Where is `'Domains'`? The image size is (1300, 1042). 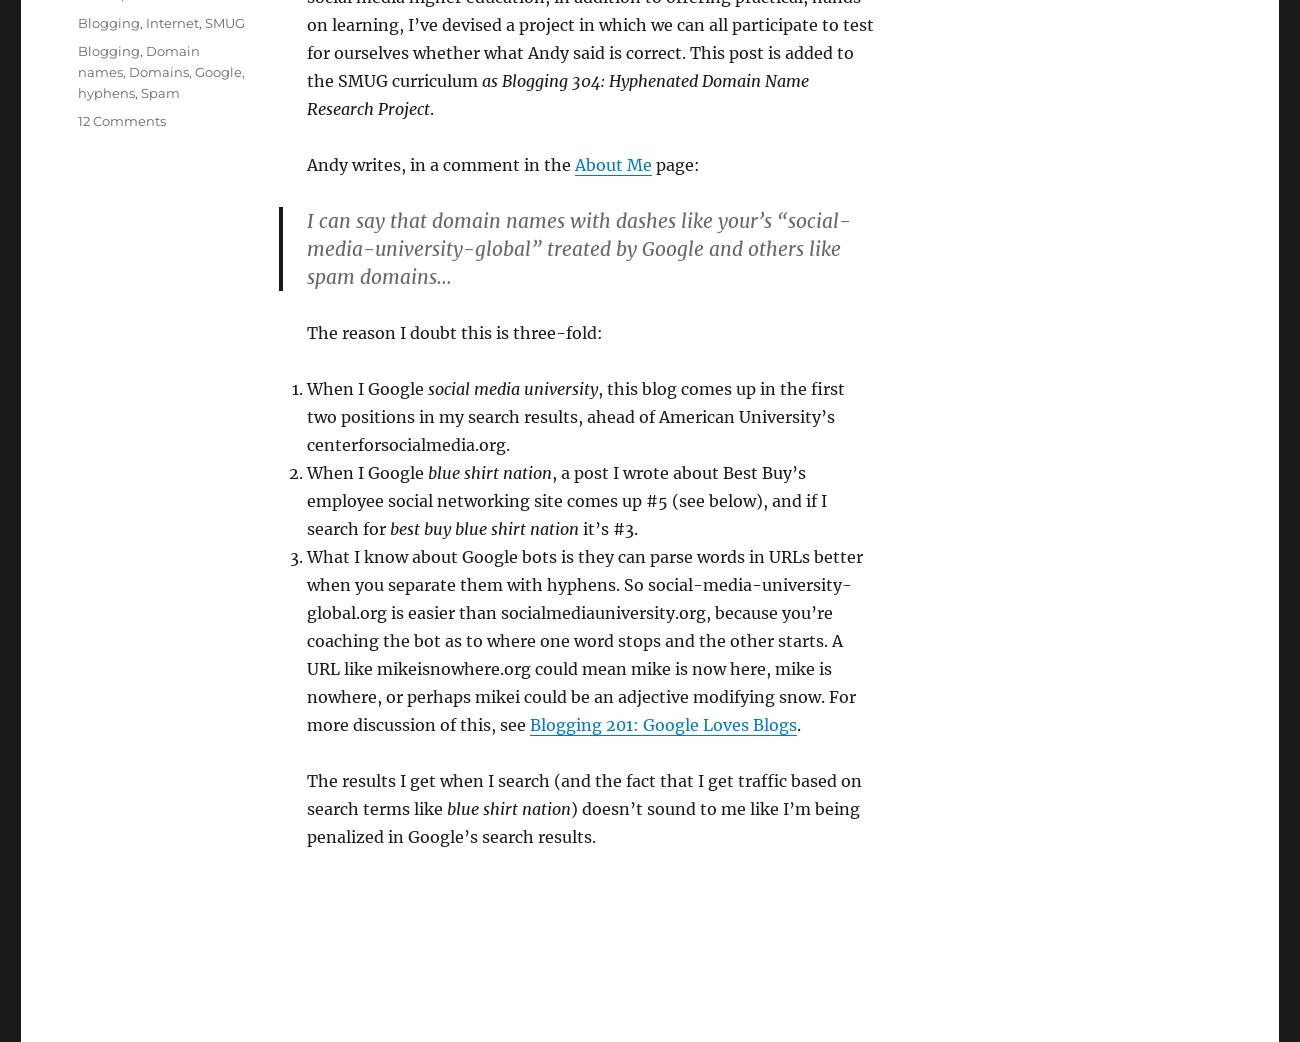
'Domains' is located at coordinates (157, 71).